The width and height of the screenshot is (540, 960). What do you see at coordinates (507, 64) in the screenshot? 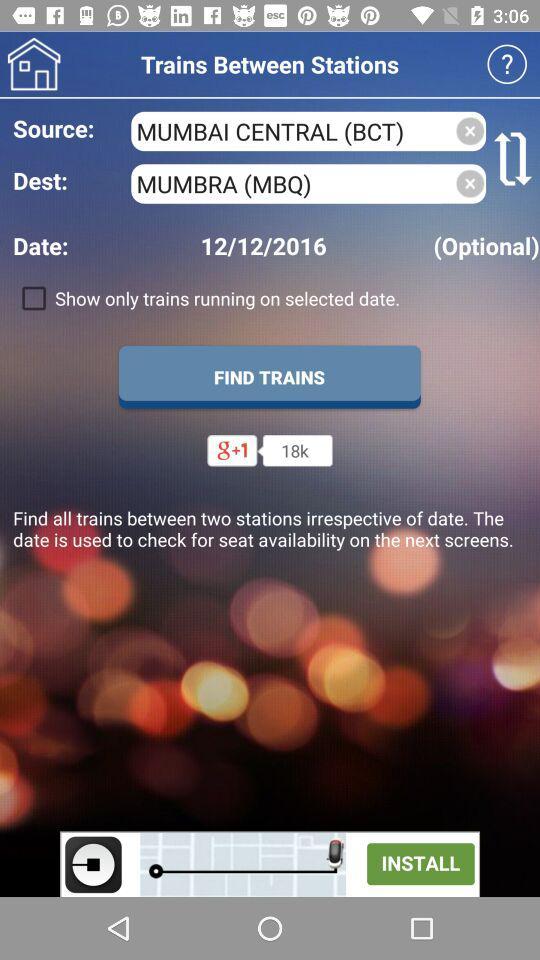
I see `the help icon` at bounding box center [507, 64].